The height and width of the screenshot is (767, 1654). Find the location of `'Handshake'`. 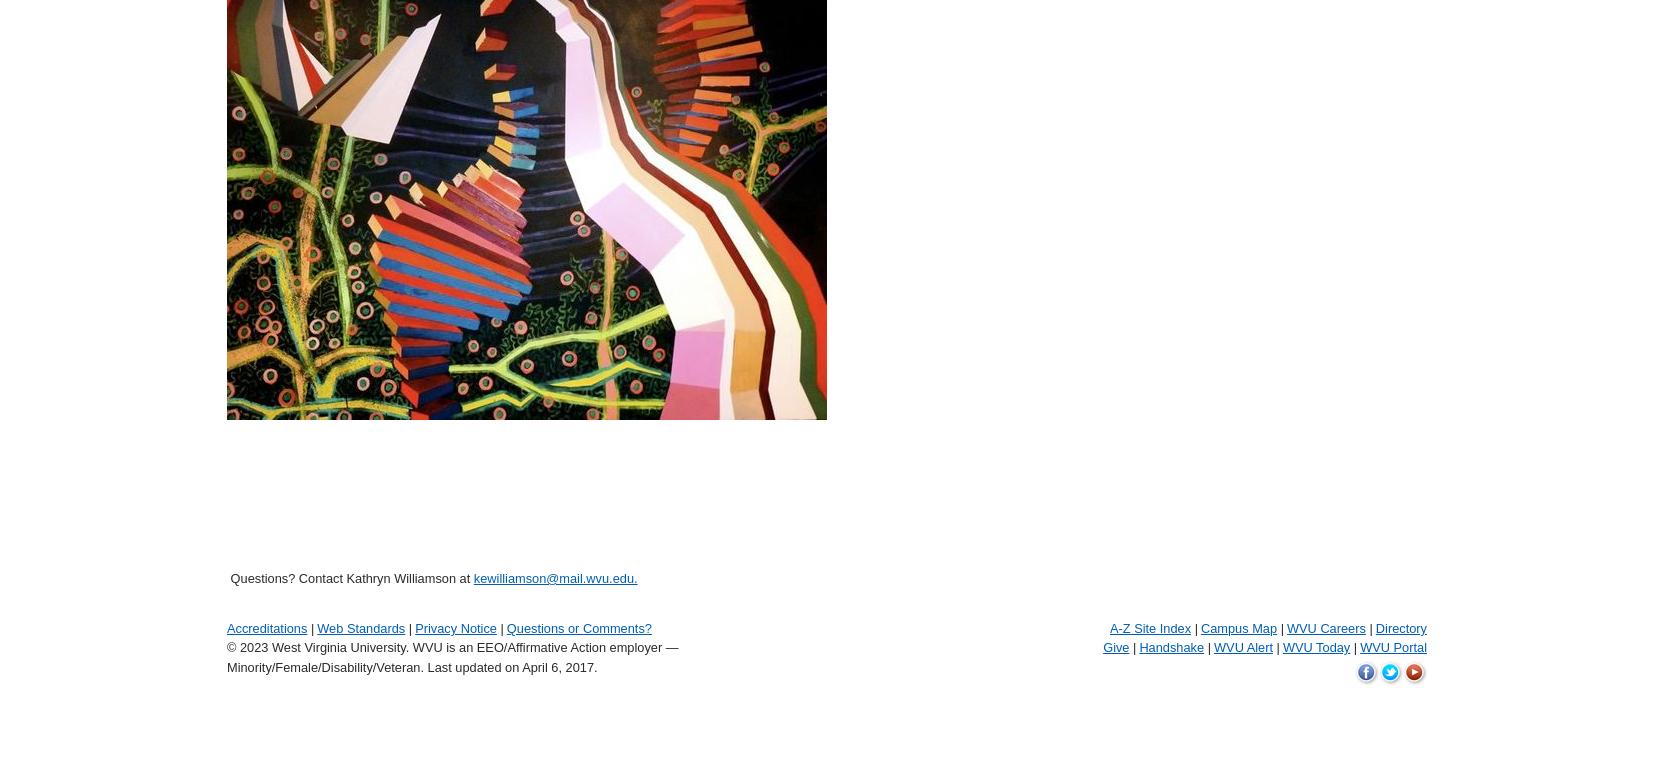

'Handshake' is located at coordinates (1170, 646).